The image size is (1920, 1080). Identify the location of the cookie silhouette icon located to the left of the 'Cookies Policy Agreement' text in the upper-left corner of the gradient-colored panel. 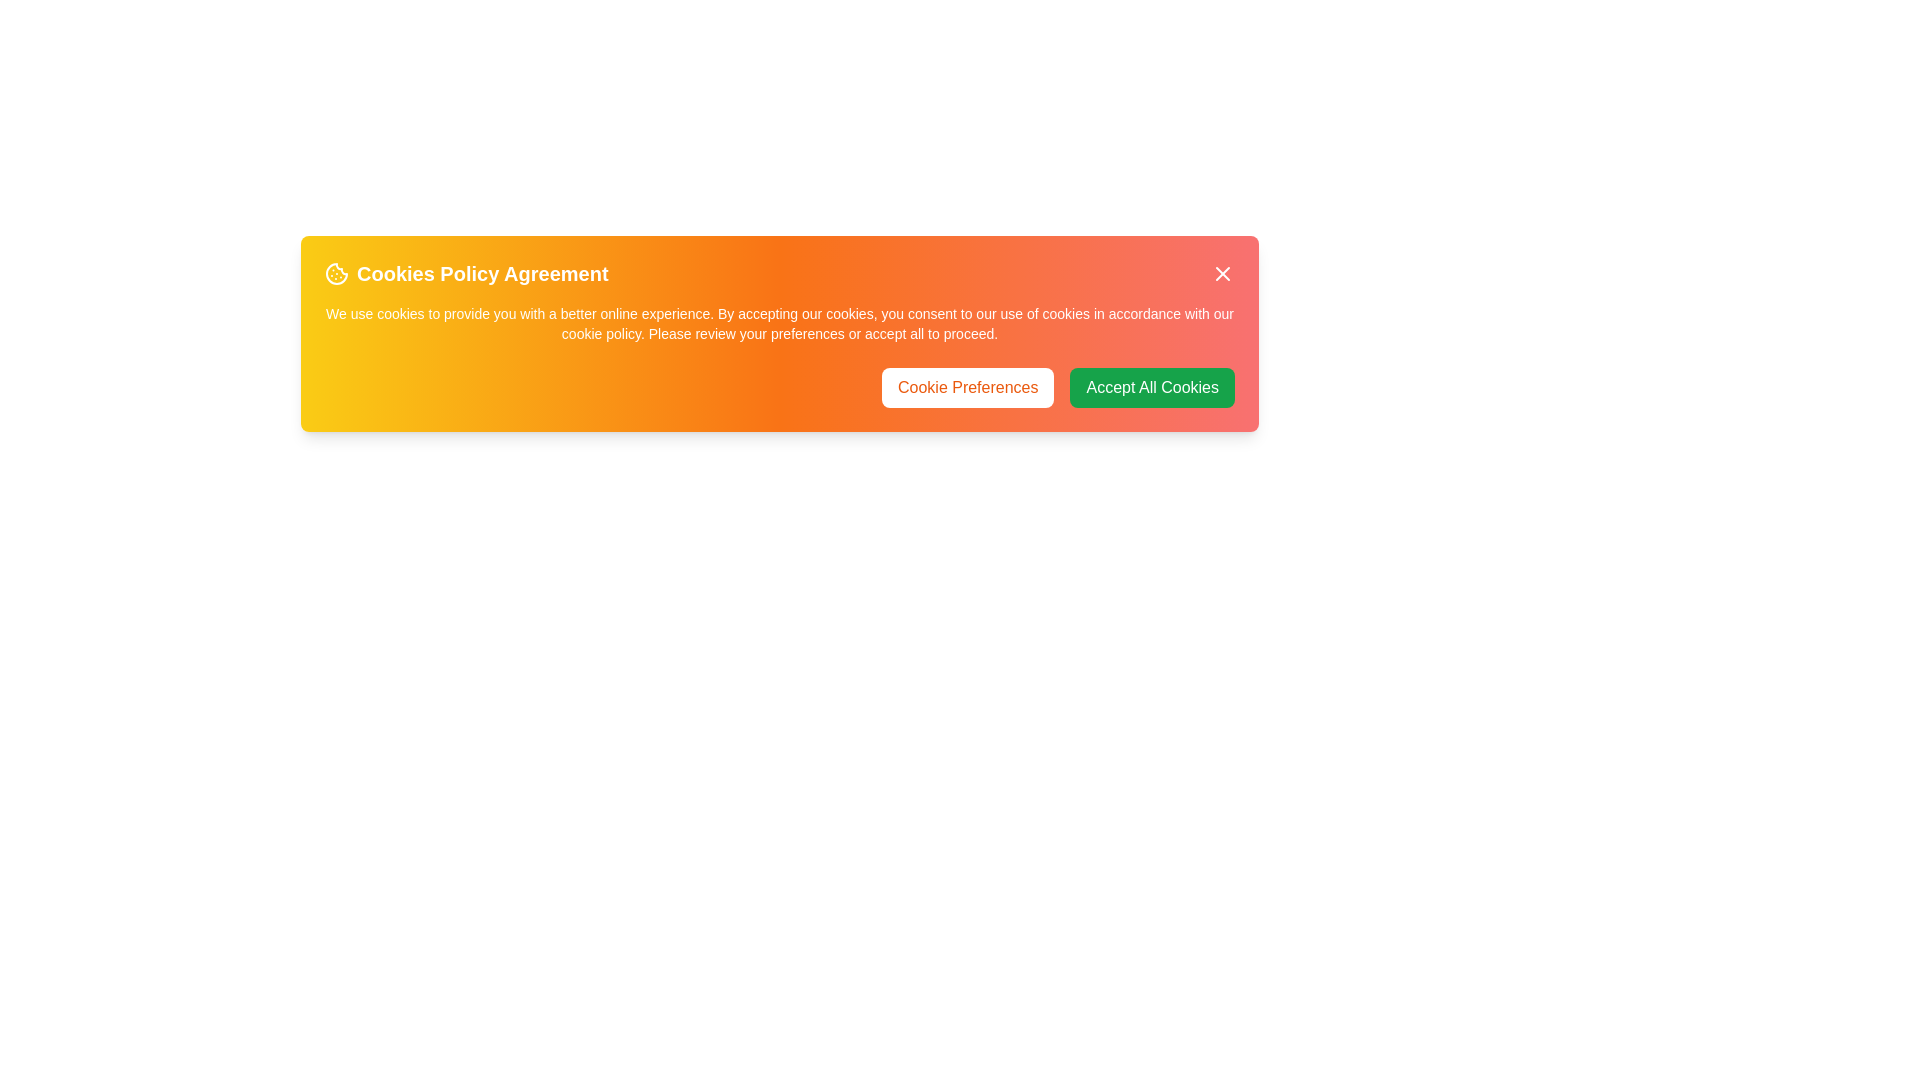
(336, 273).